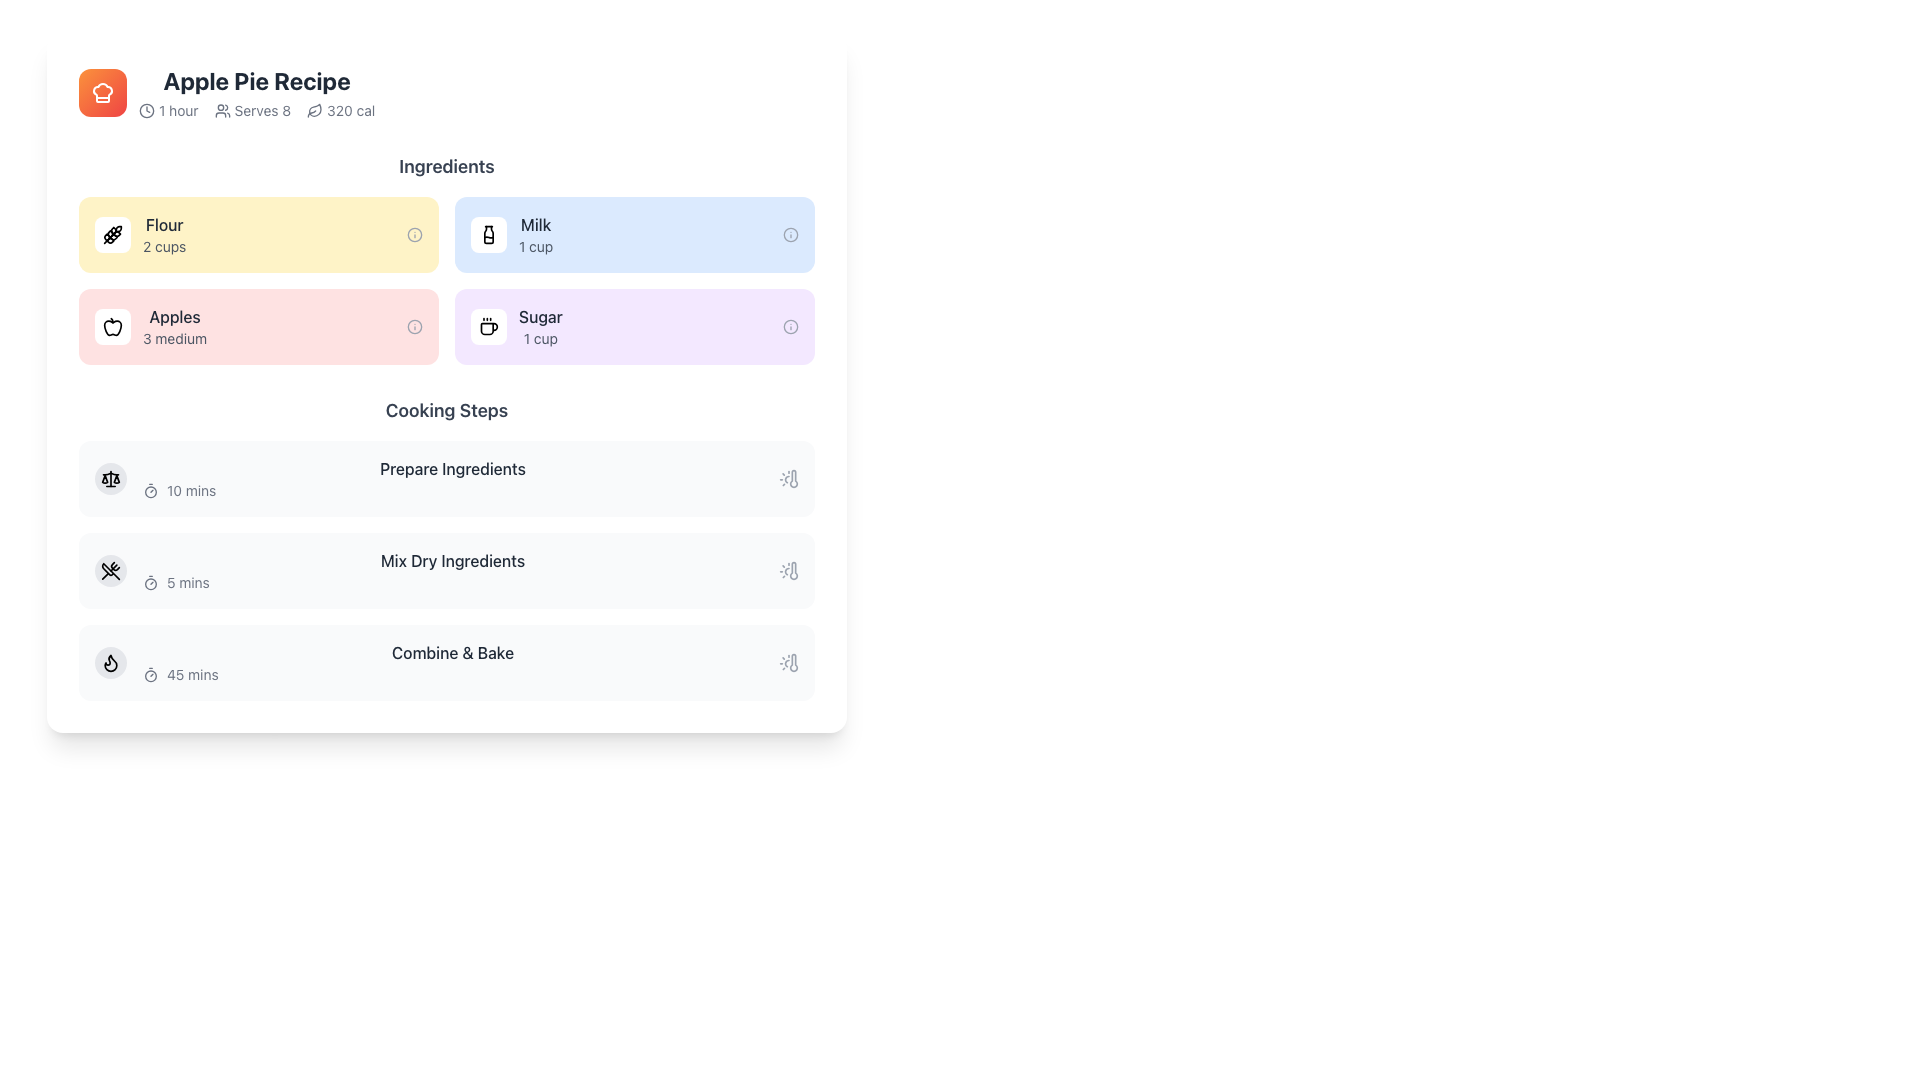  Describe the element at coordinates (451, 652) in the screenshot. I see `the text element displaying 'Combine & Bake' in bold, located in the cooking steps section of the recipe interface` at that location.